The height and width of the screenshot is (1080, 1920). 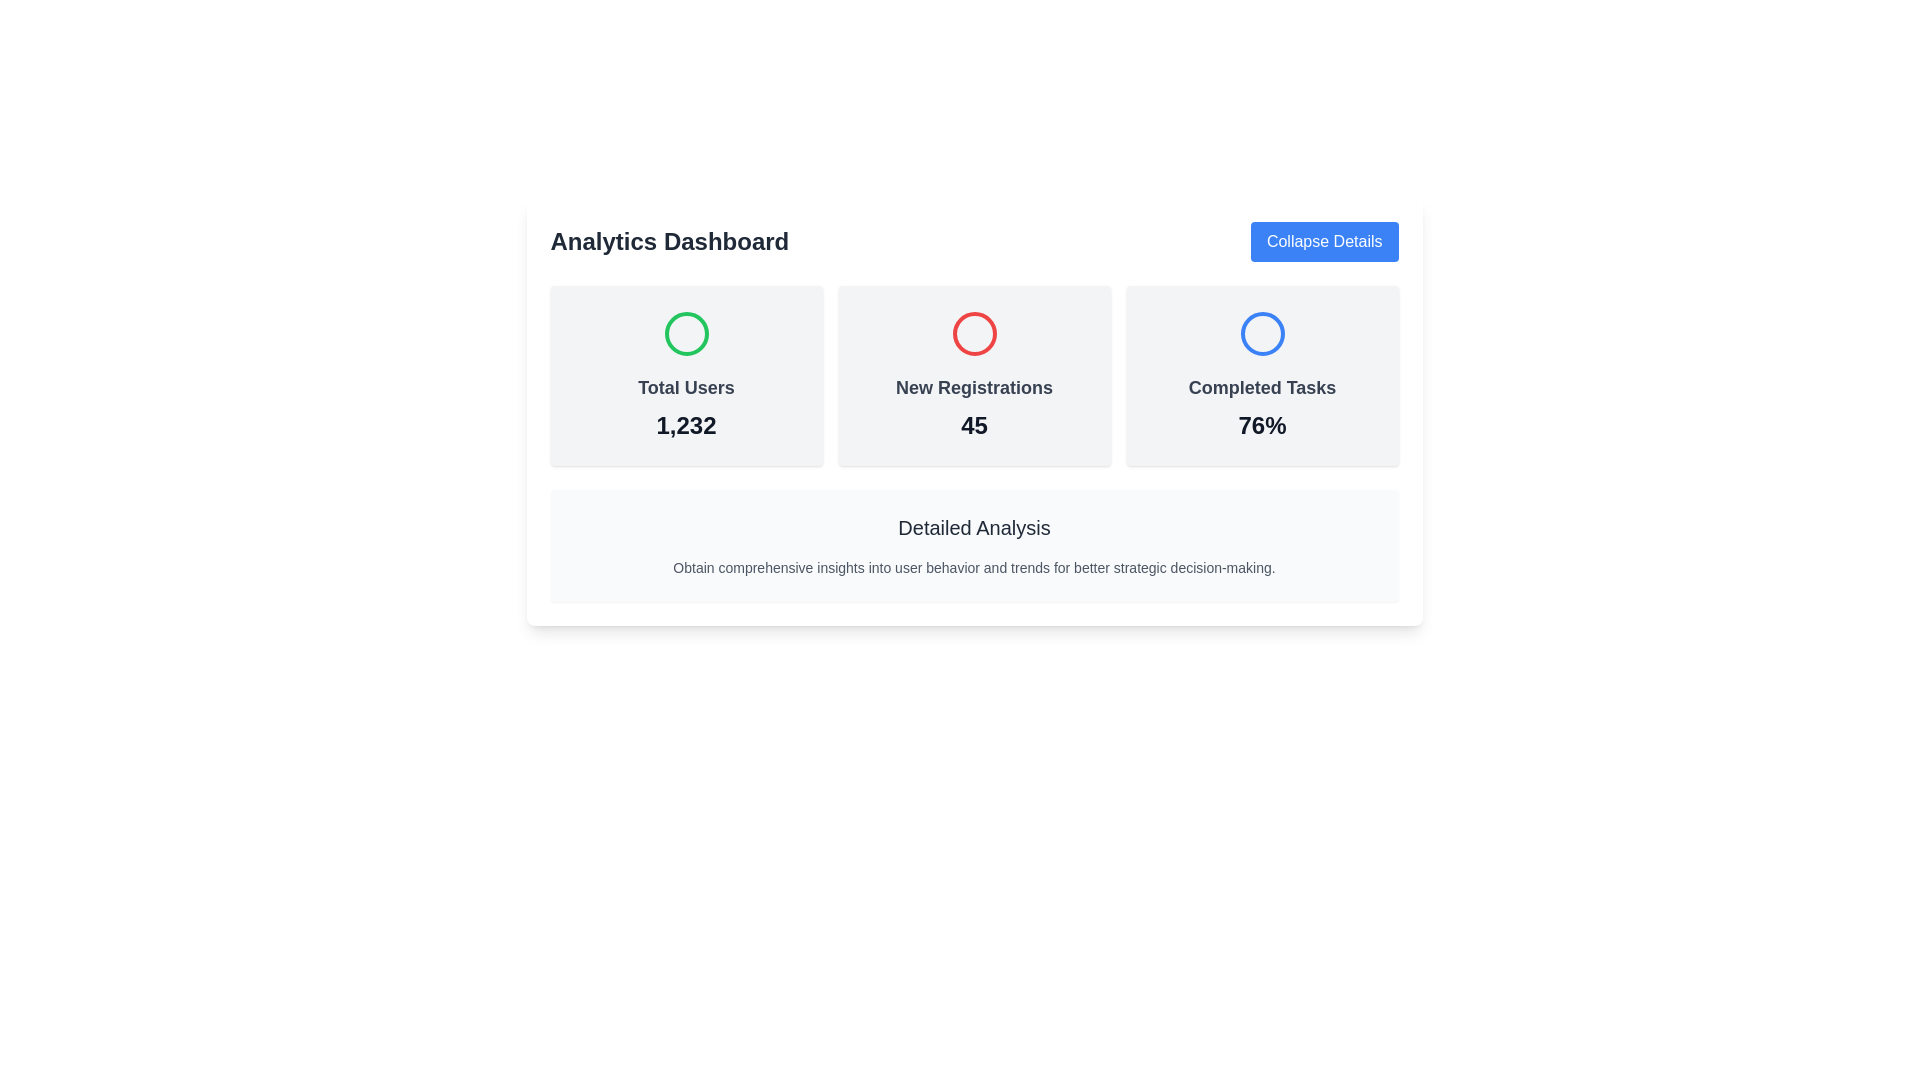 What do you see at coordinates (974, 424) in the screenshot?
I see `number '45' indicating new registrations, which is centered below the title in the middle card of the three-card layout` at bounding box center [974, 424].